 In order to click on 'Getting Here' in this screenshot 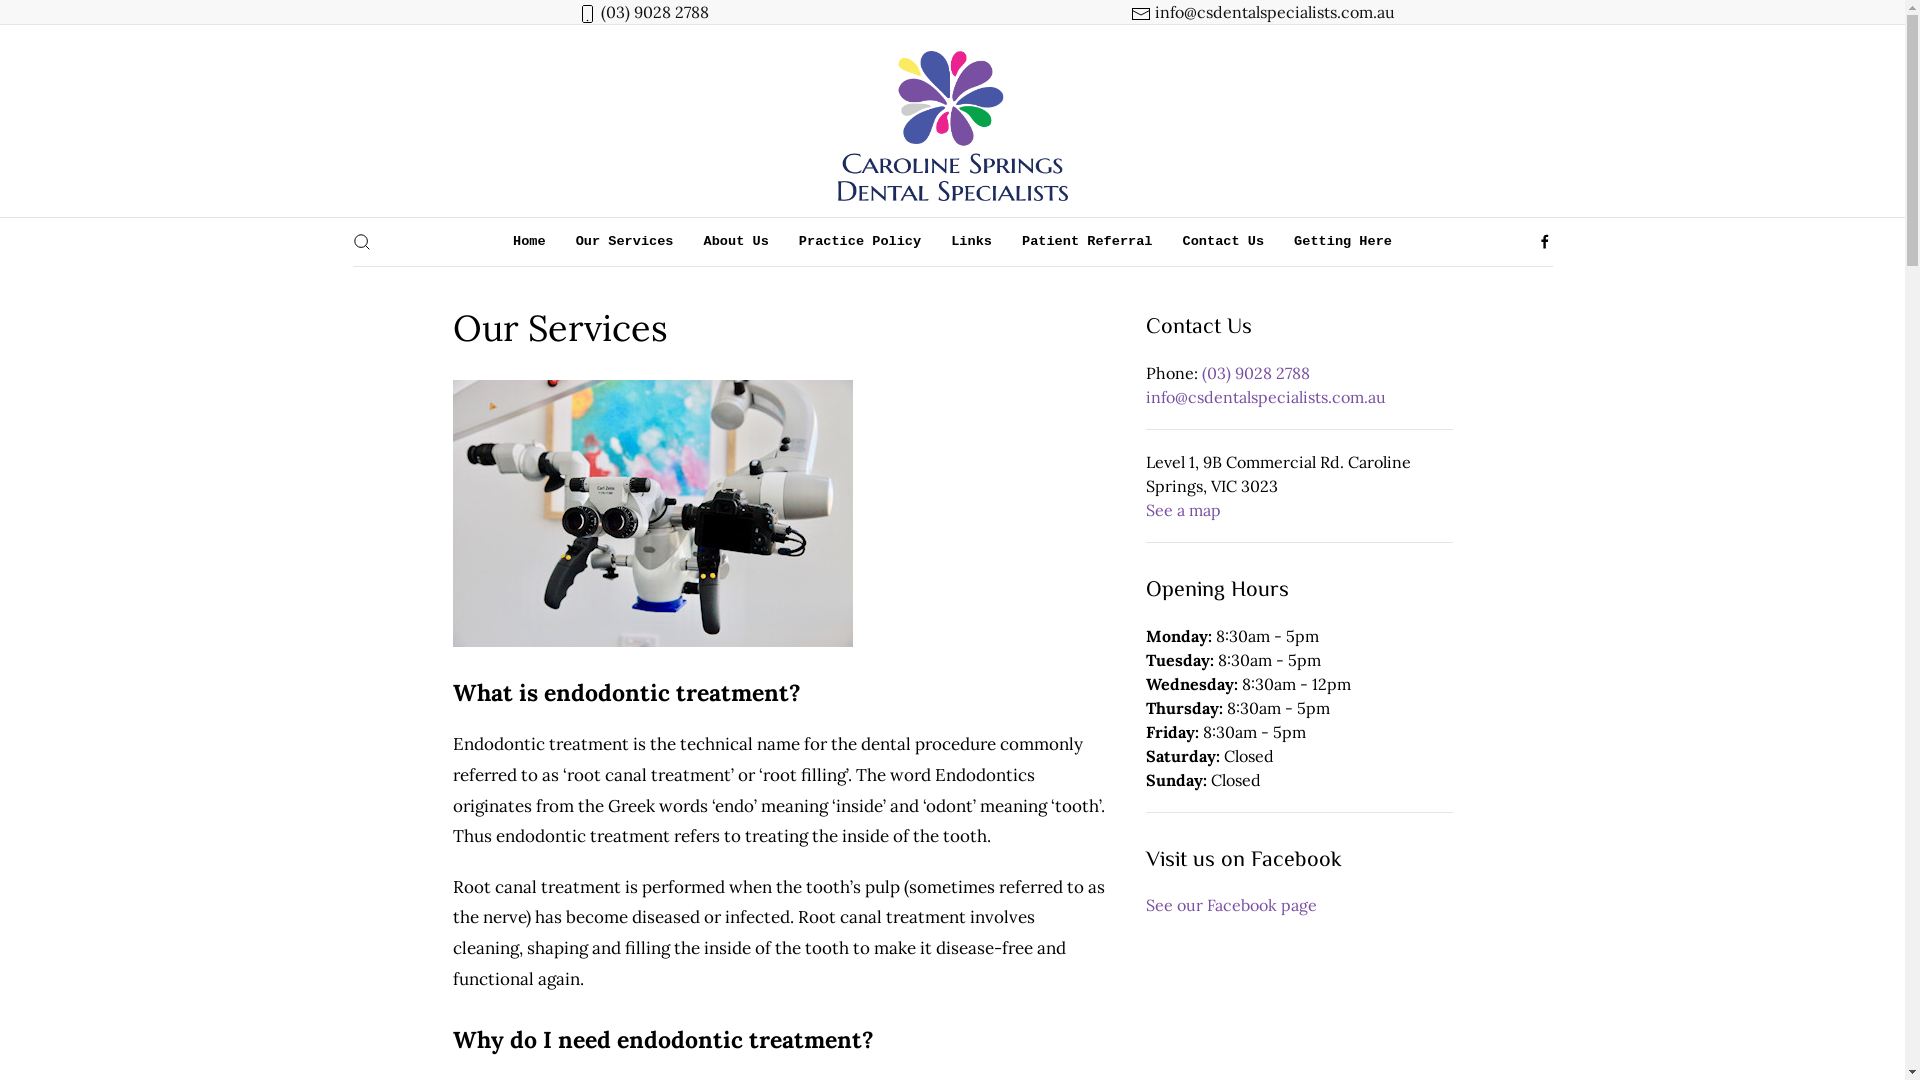, I will do `click(1343, 241)`.